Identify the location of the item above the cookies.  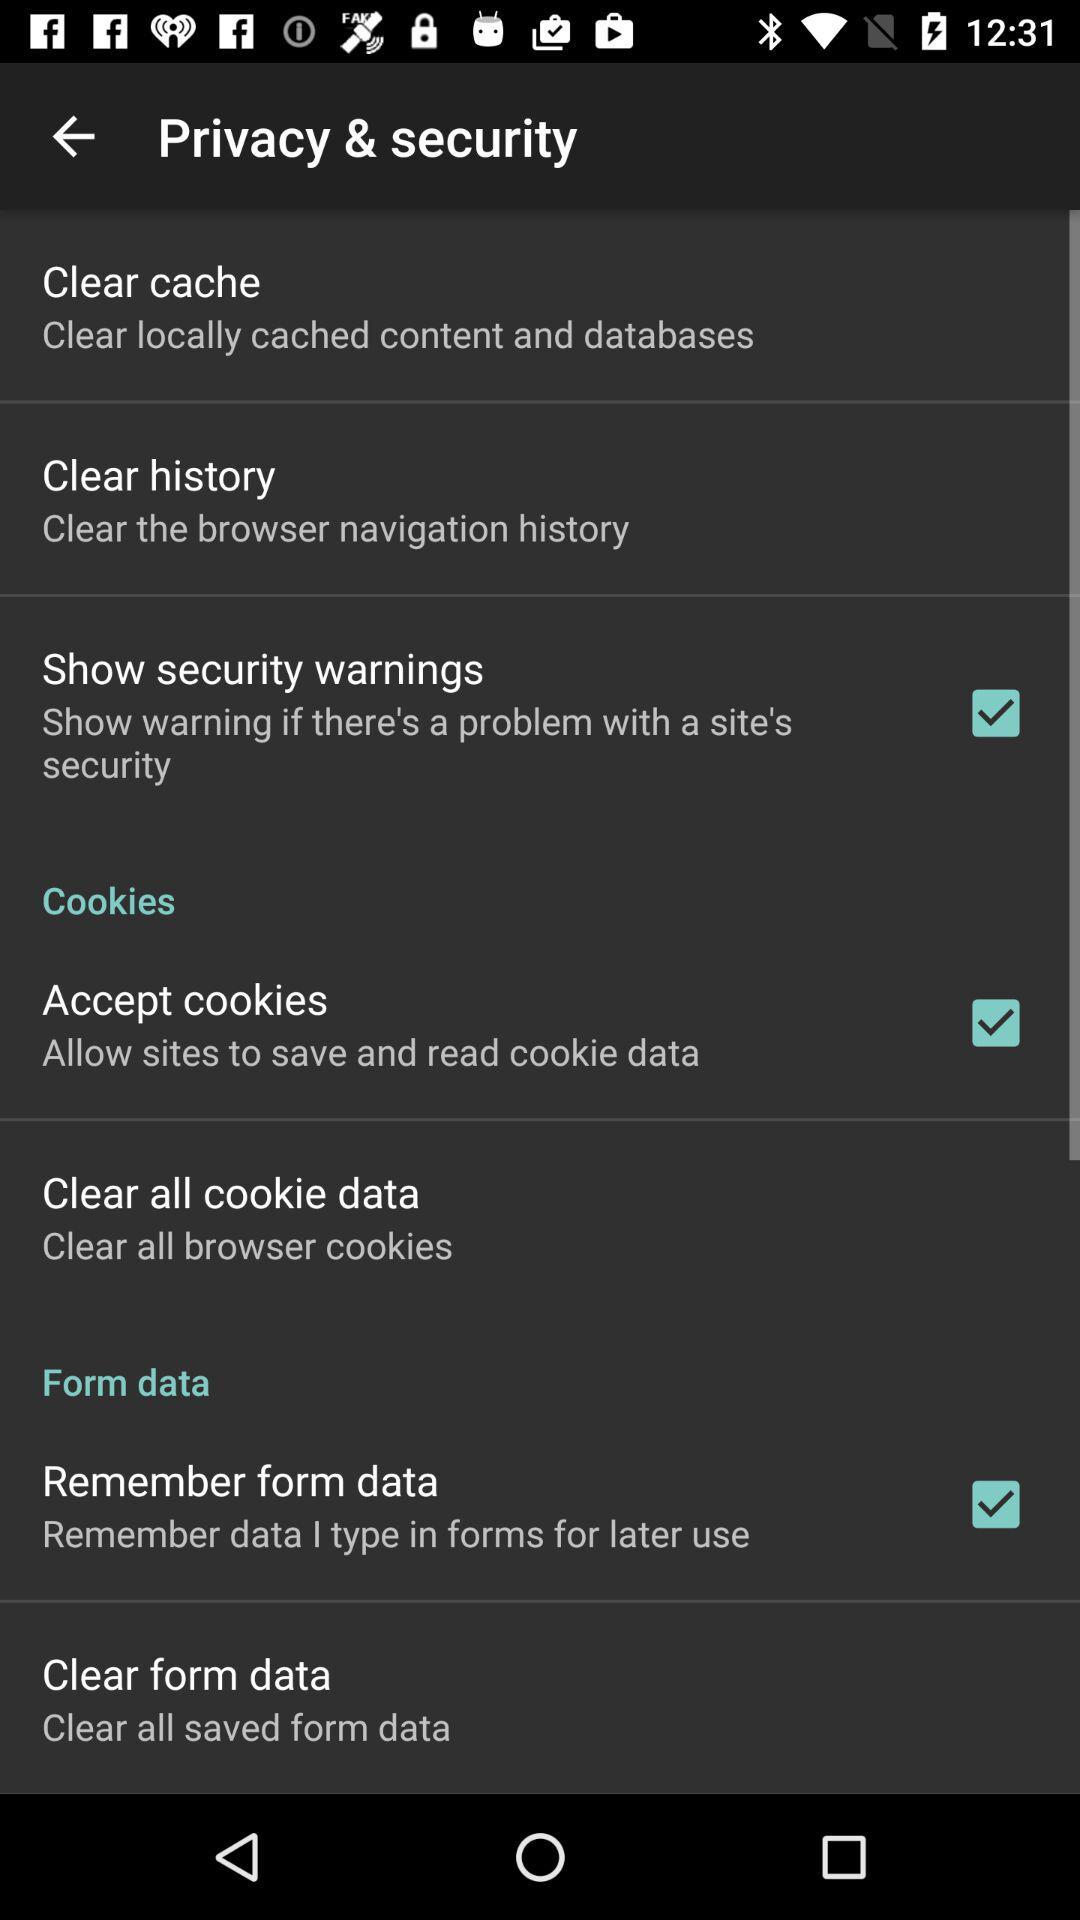
(477, 741).